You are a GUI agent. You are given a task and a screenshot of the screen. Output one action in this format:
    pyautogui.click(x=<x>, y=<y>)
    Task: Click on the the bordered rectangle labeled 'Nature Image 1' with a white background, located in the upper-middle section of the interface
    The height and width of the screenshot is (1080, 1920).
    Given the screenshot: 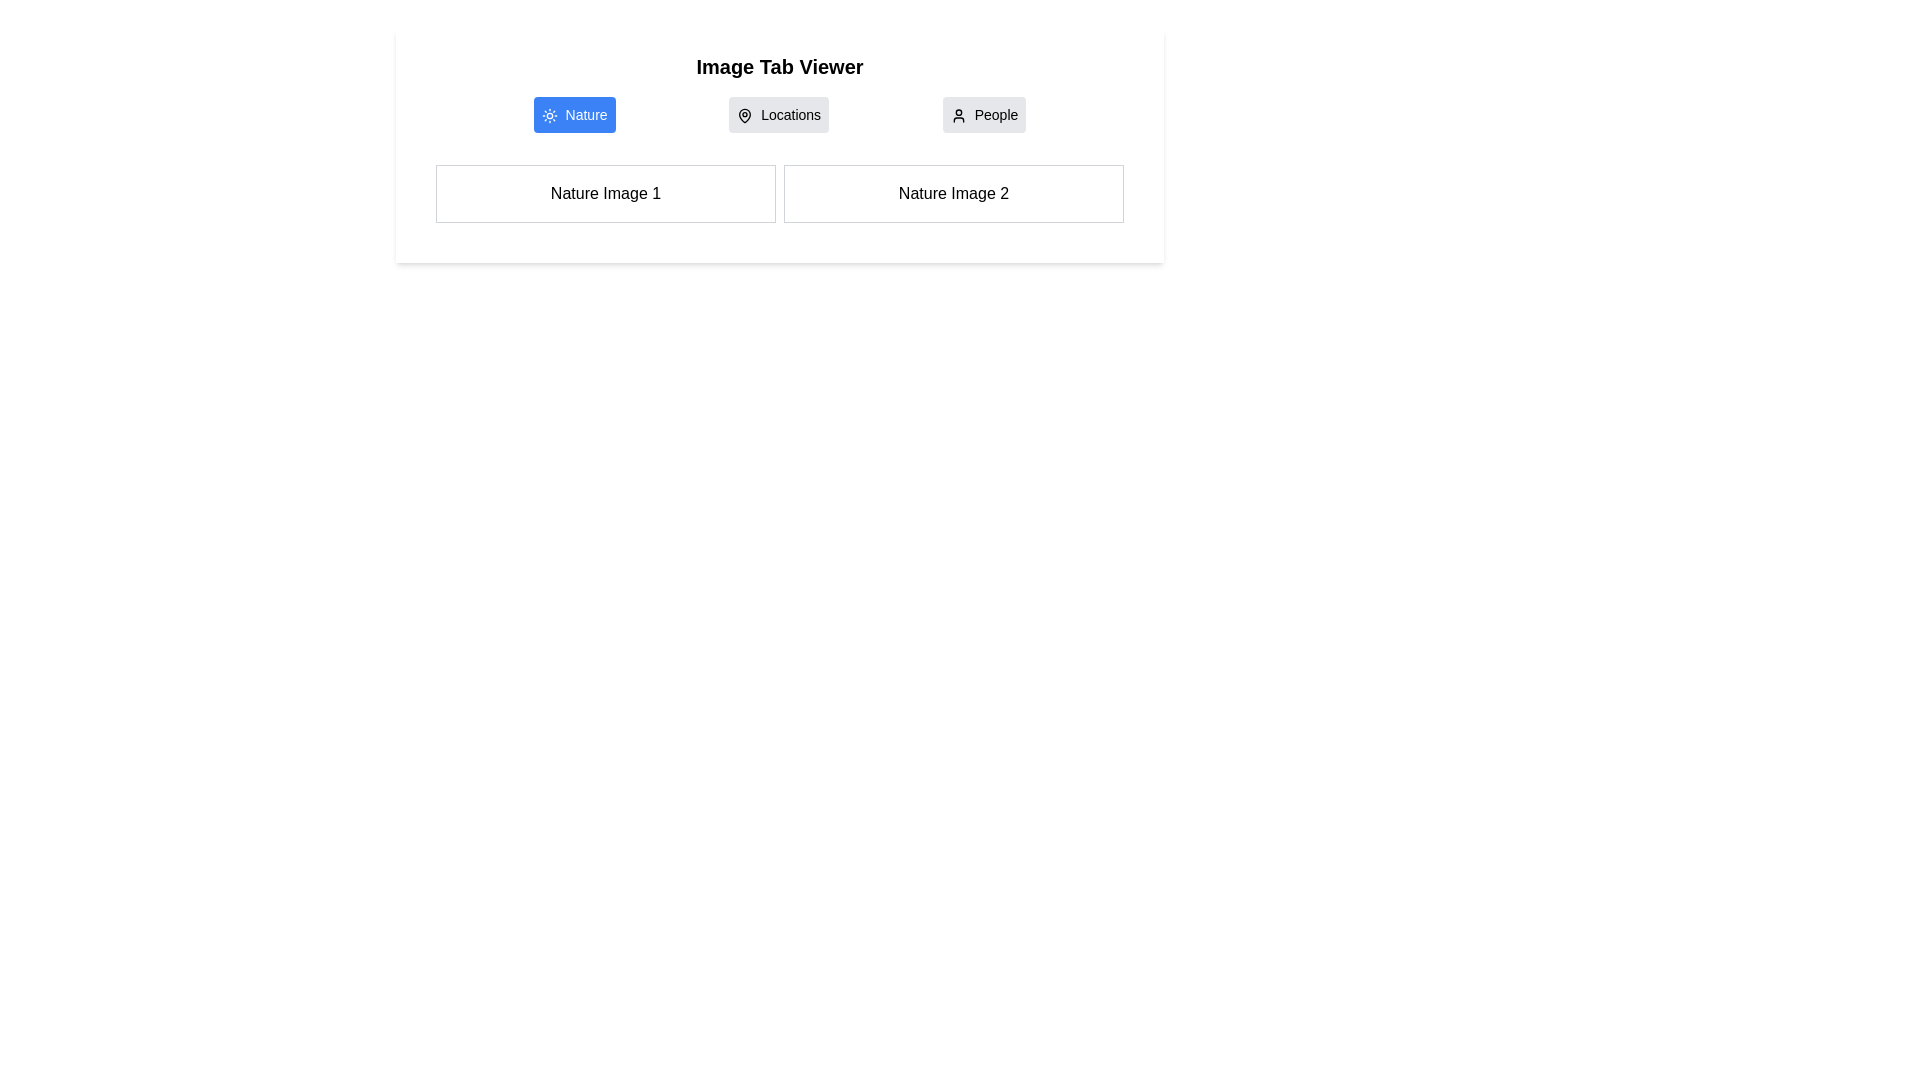 What is the action you would take?
    pyautogui.click(x=604, y=193)
    